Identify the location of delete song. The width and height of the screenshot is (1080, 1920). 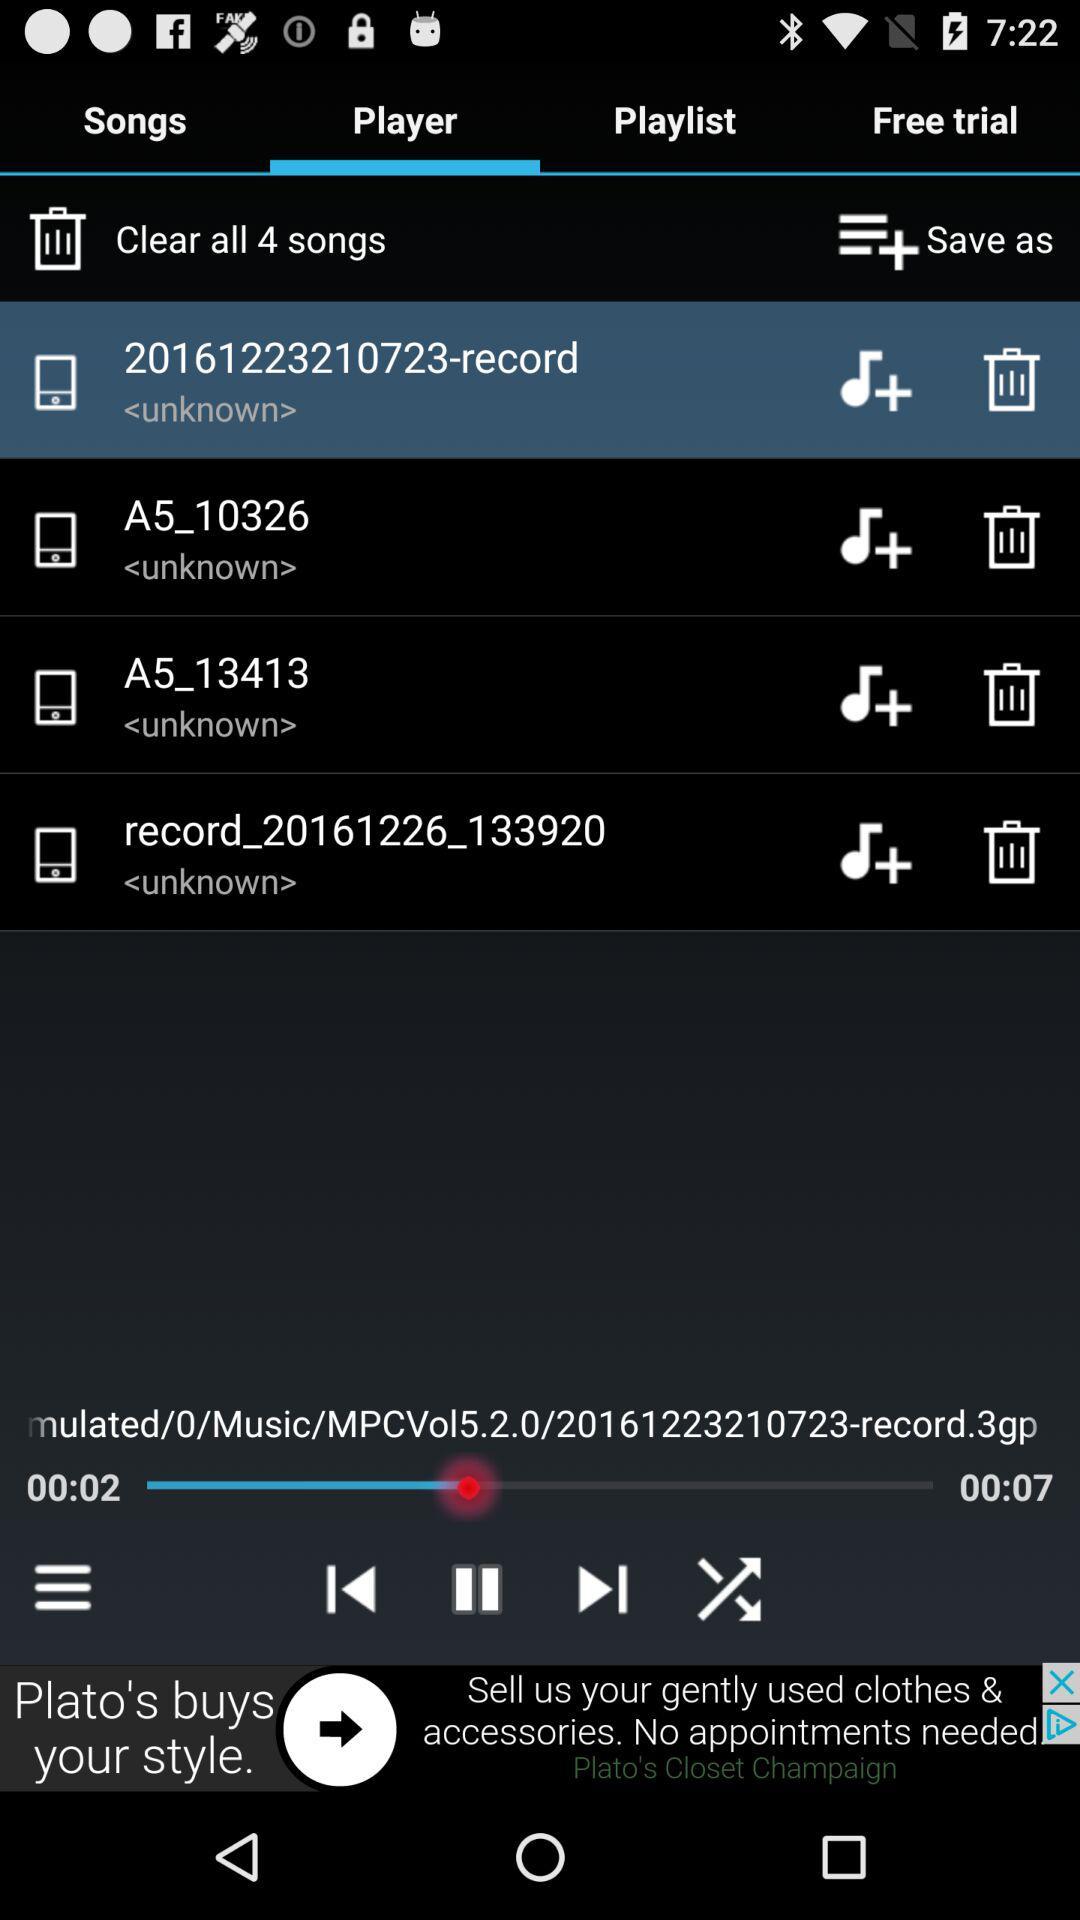
(1017, 379).